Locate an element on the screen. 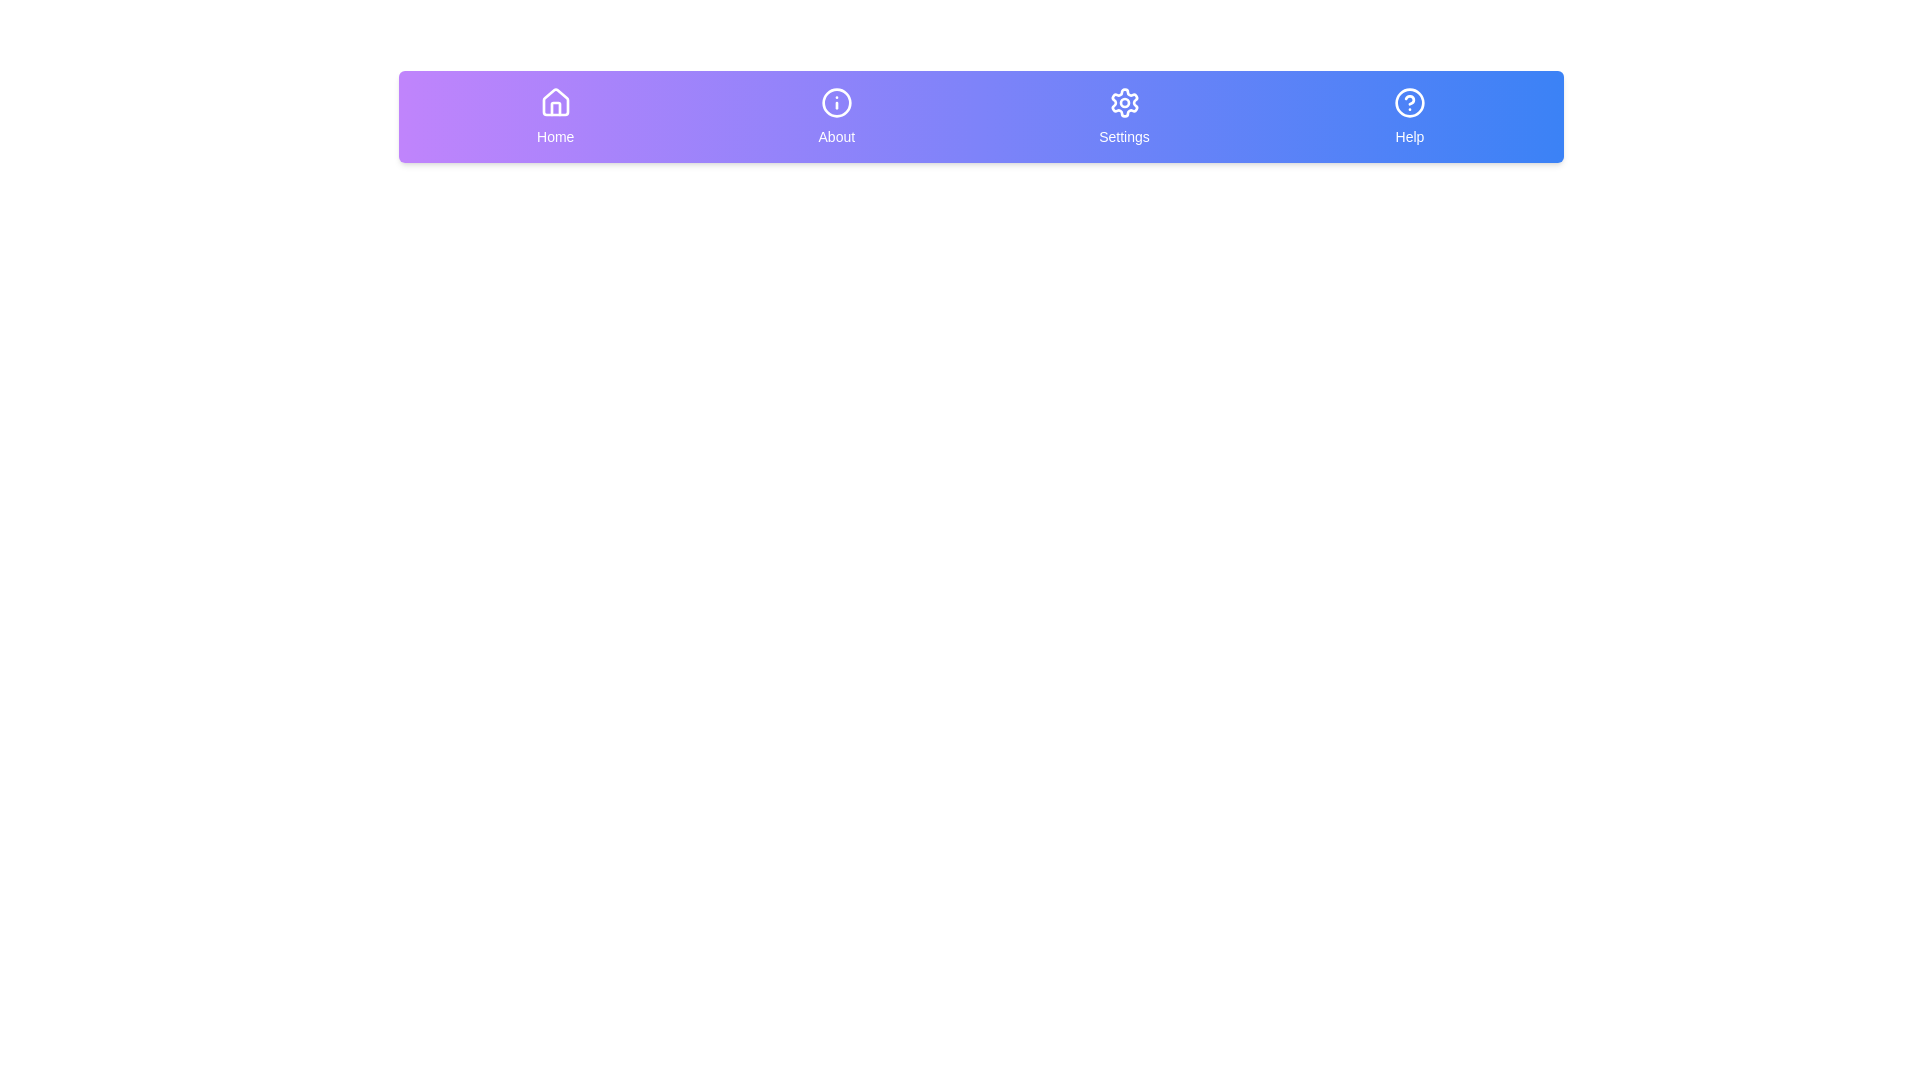 The width and height of the screenshot is (1920, 1080). the Help SVG icon located in the navigation bar is located at coordinates (1408, 103).